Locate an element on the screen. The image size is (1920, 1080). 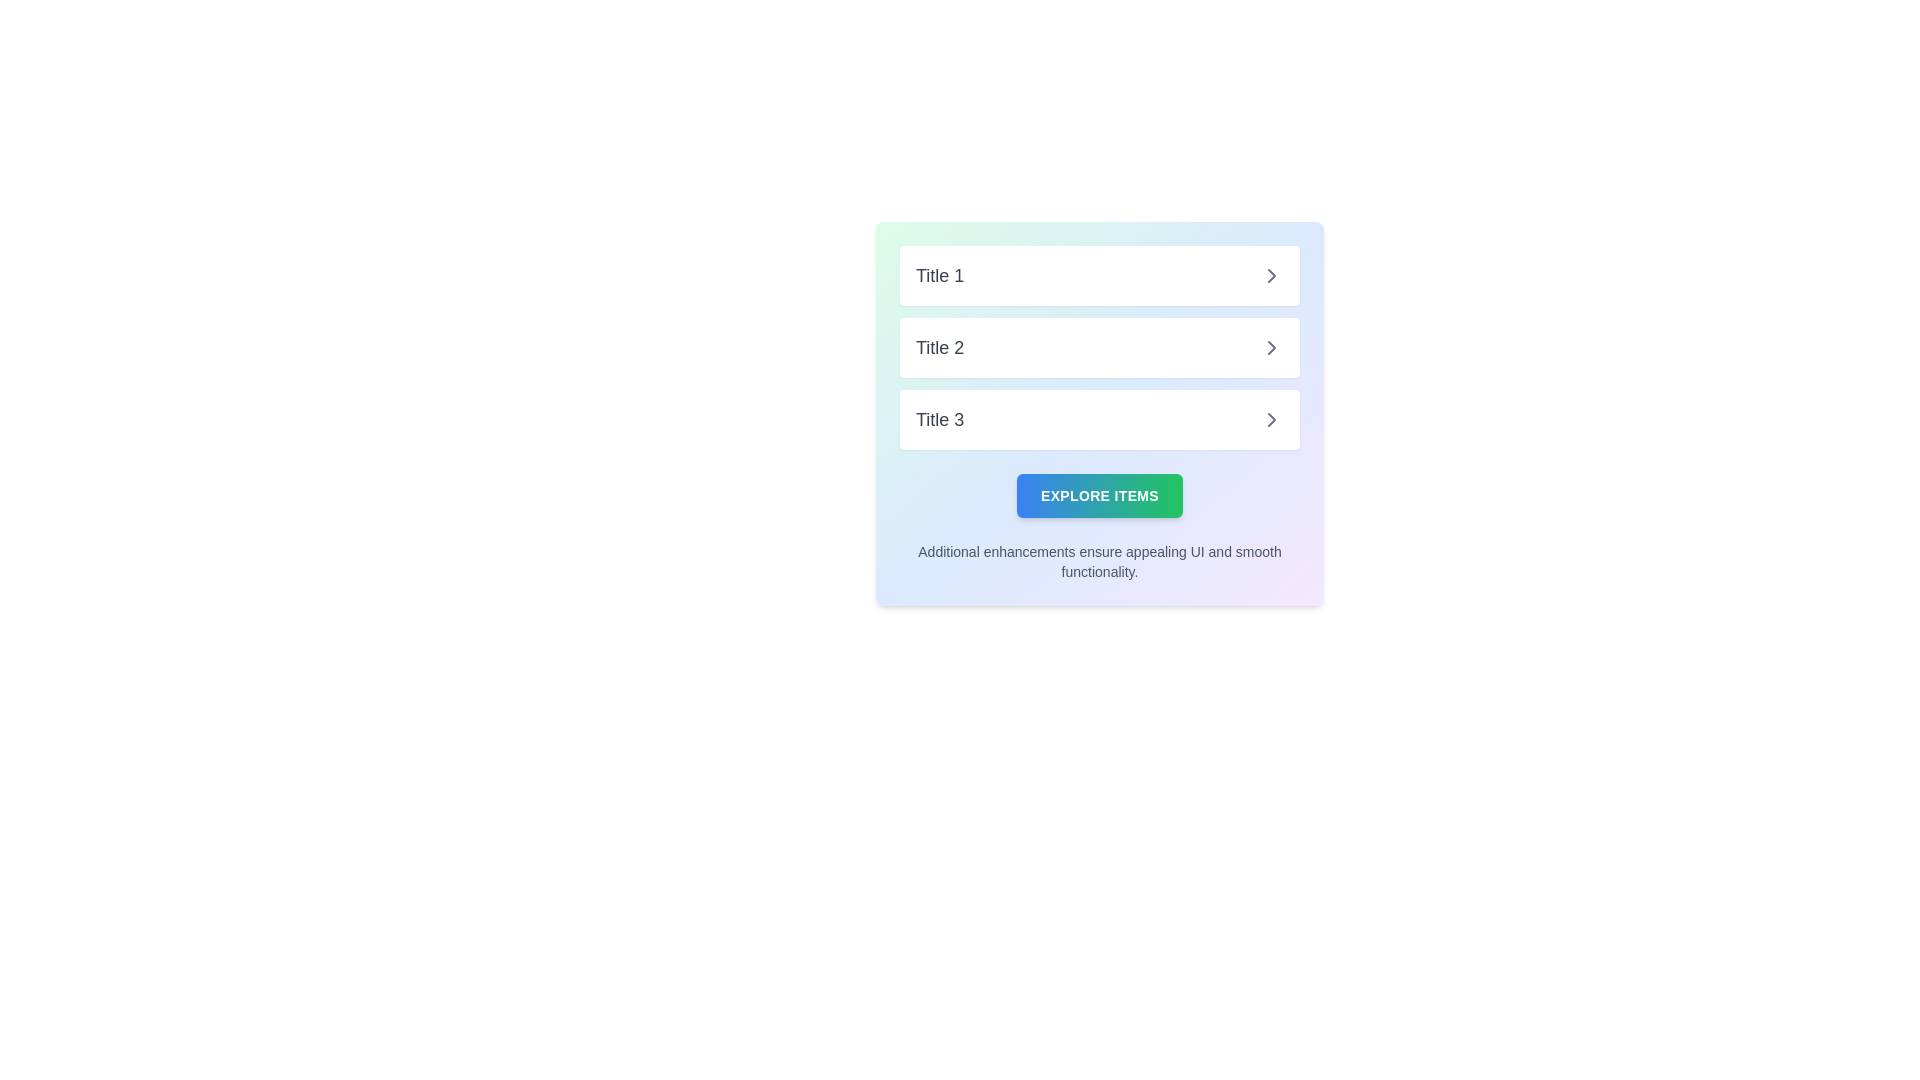
the Chevron Icon located at the far right of the 'Title 3' row, indicating it is expandable or navigable is located at coordinates (1271, 419).